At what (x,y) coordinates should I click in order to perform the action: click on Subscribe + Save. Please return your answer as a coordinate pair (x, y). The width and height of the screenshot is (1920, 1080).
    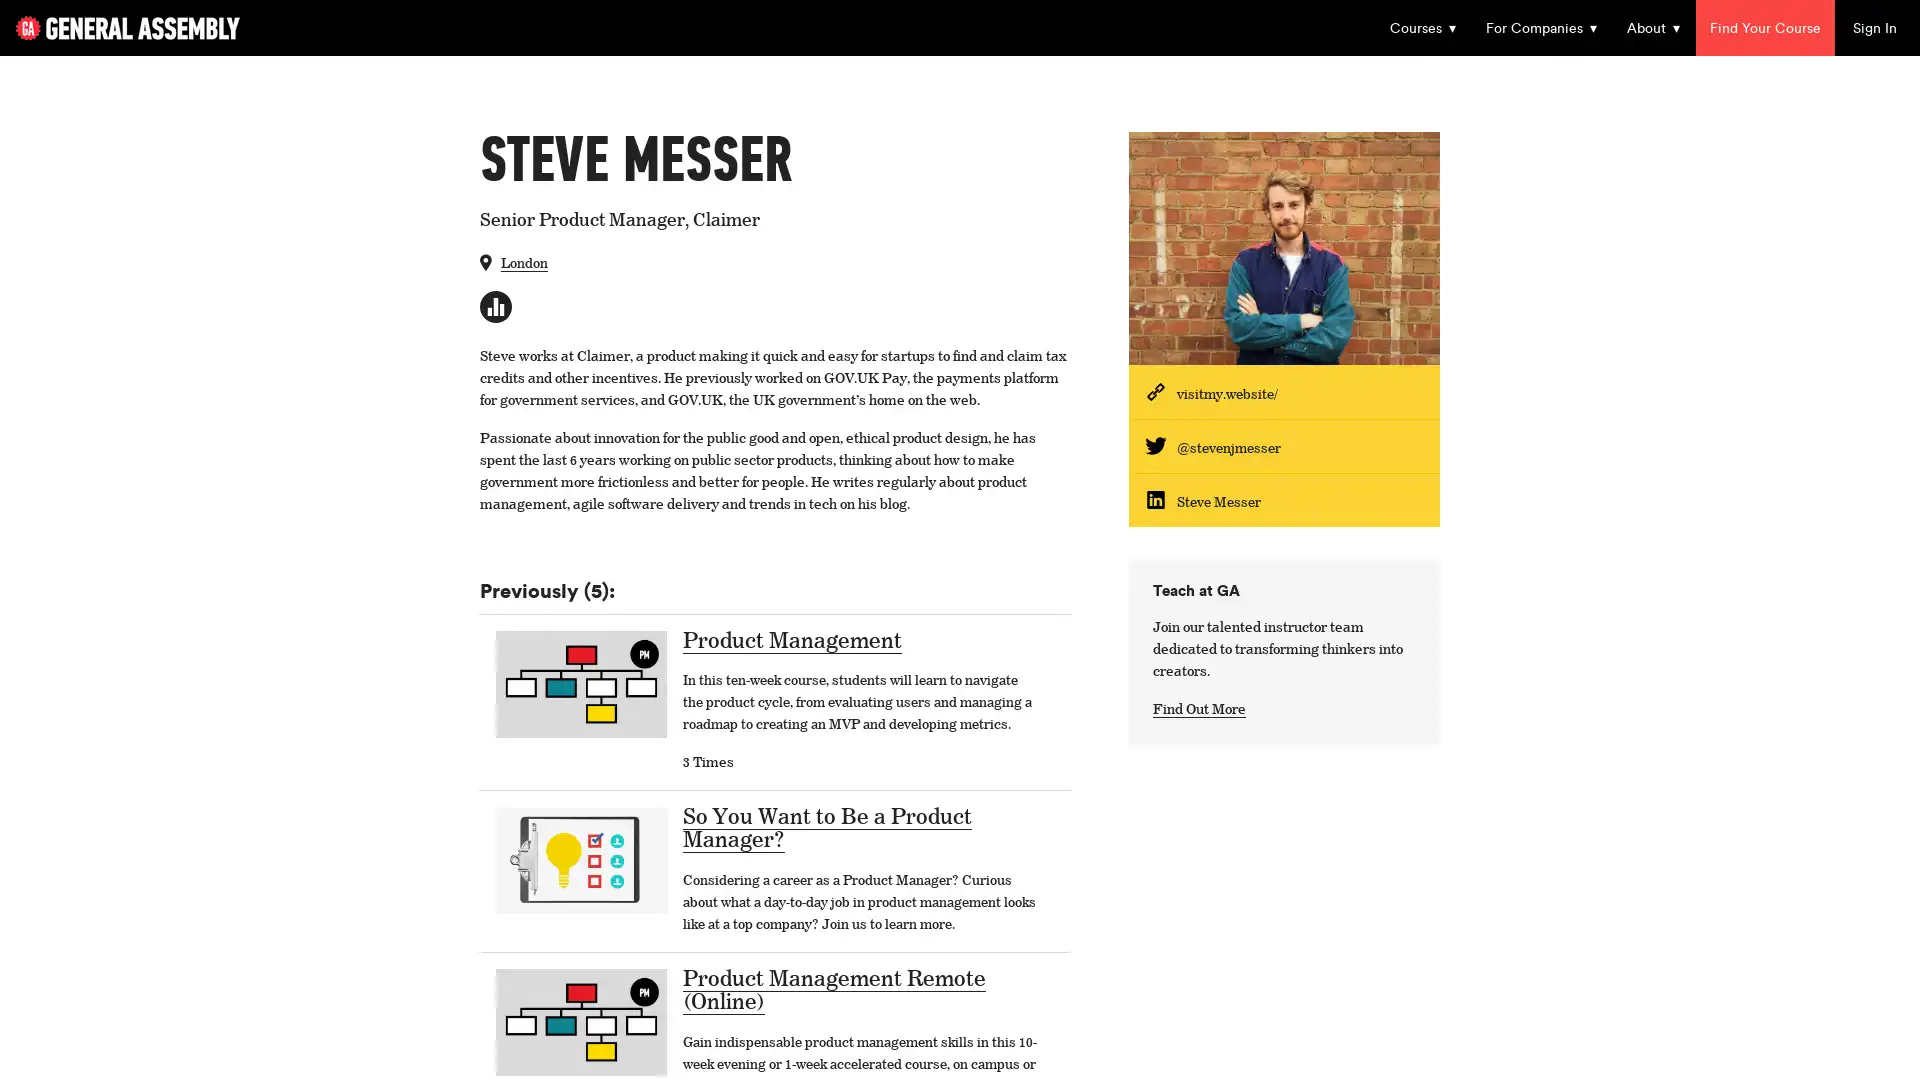
    Looking at the image, I should click on (810, 607).